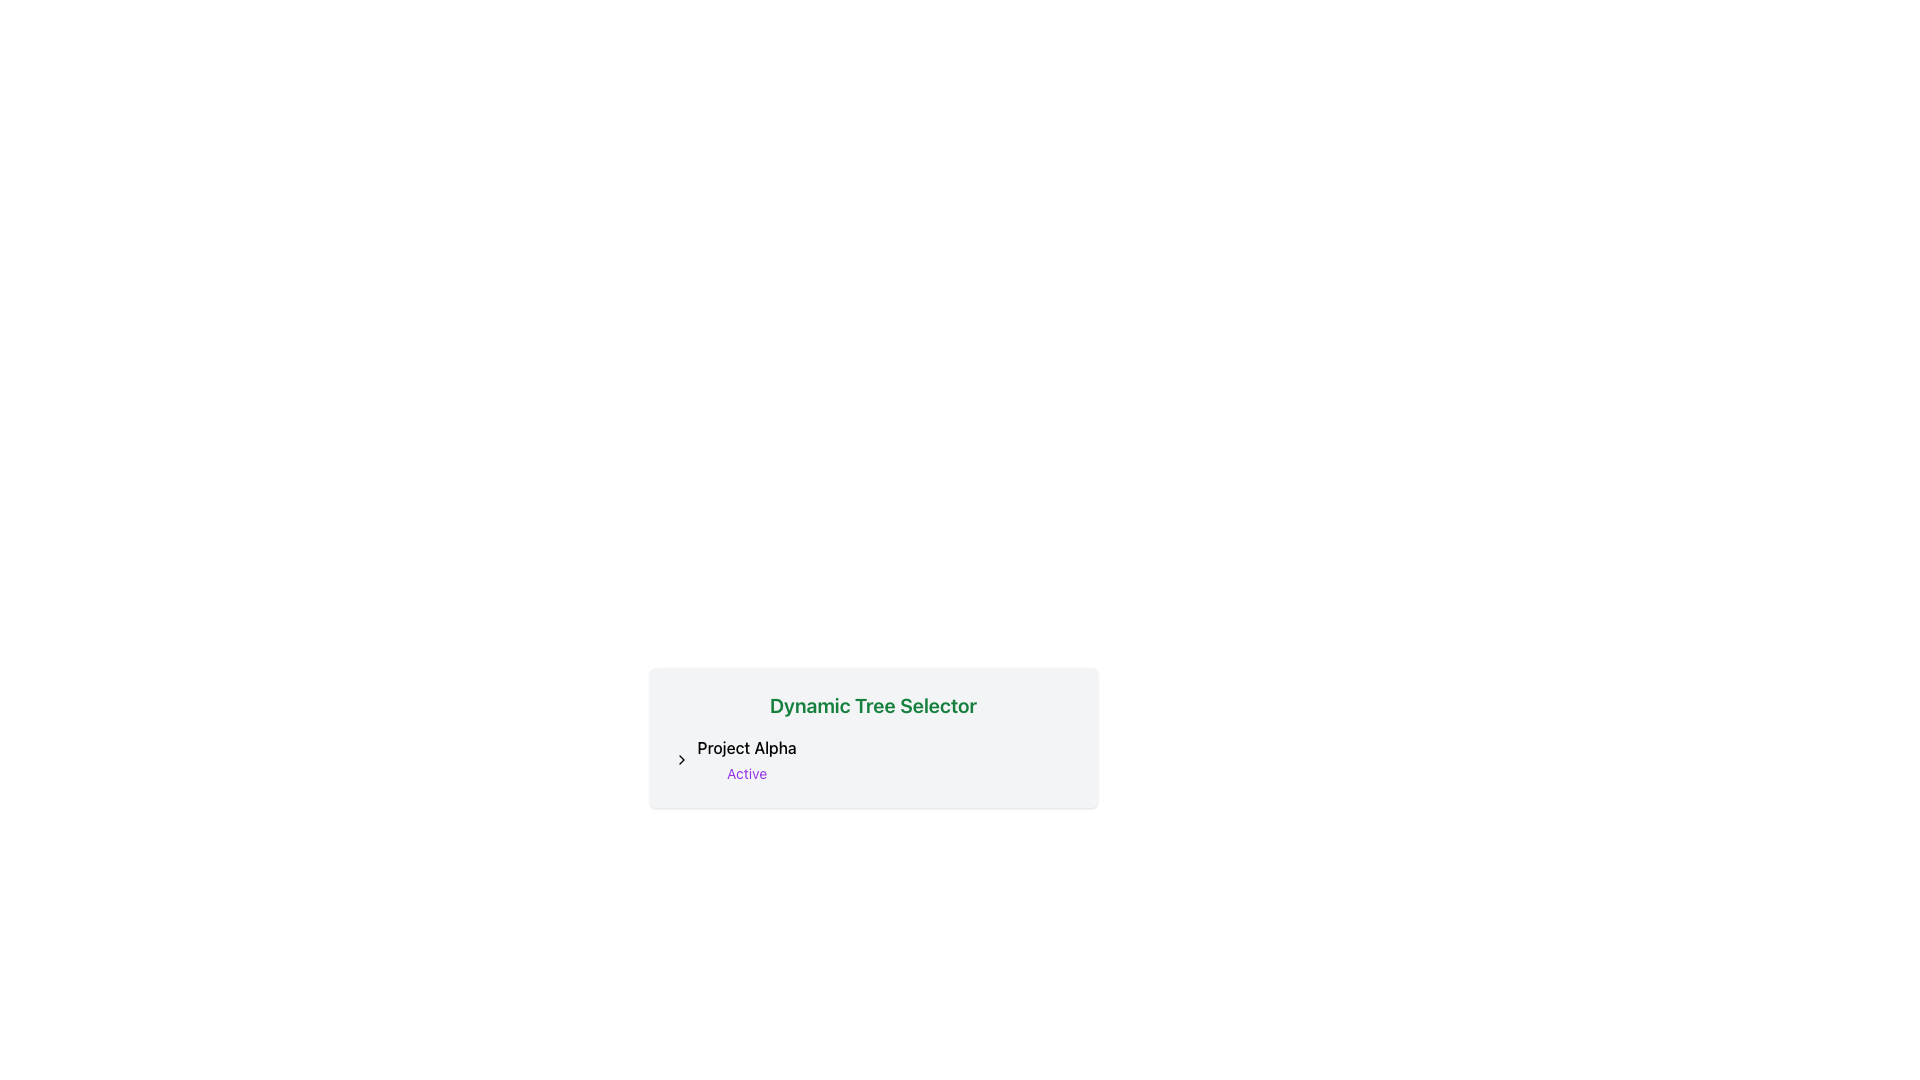 The image size is (1920, 1080). What do you see at coordinates (681, 759) in the screenshot?
I see `the chevron icon located next to the 'Project Alpha' entry` at bounding box center [681, 759].